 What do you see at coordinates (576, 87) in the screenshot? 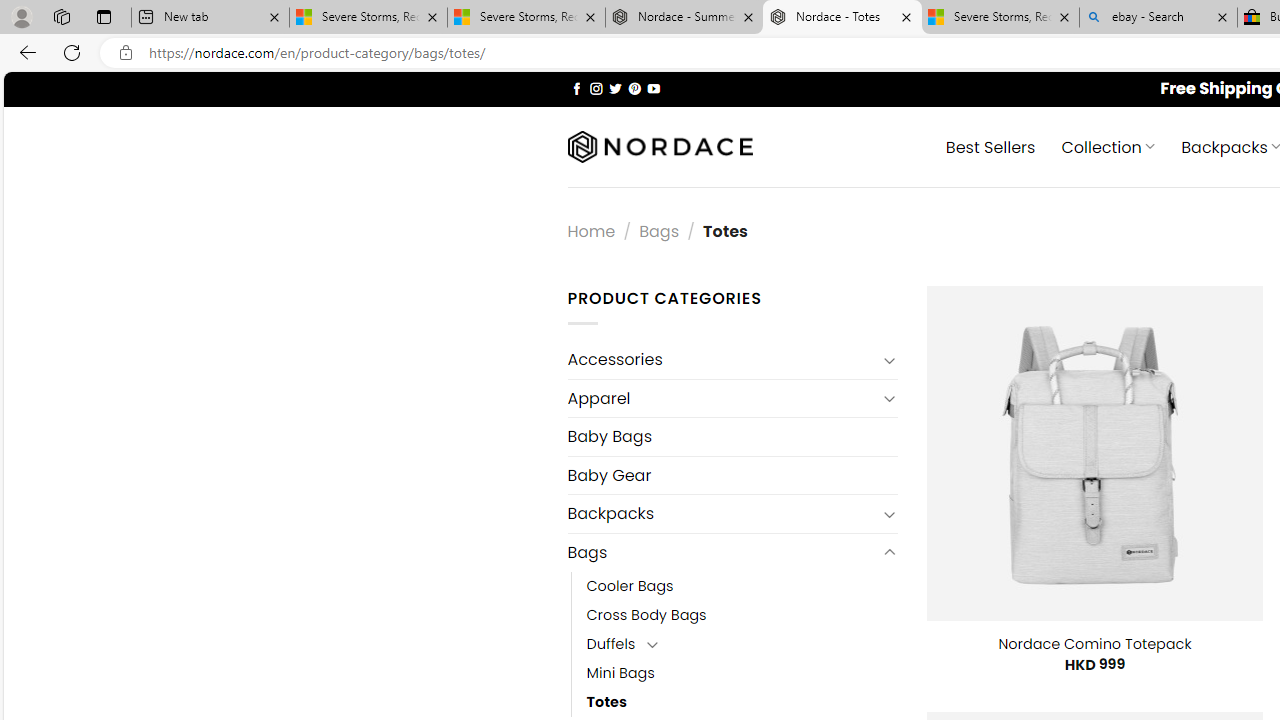
I see `'Follow on Facebook'` at bounding box center [576, 87].